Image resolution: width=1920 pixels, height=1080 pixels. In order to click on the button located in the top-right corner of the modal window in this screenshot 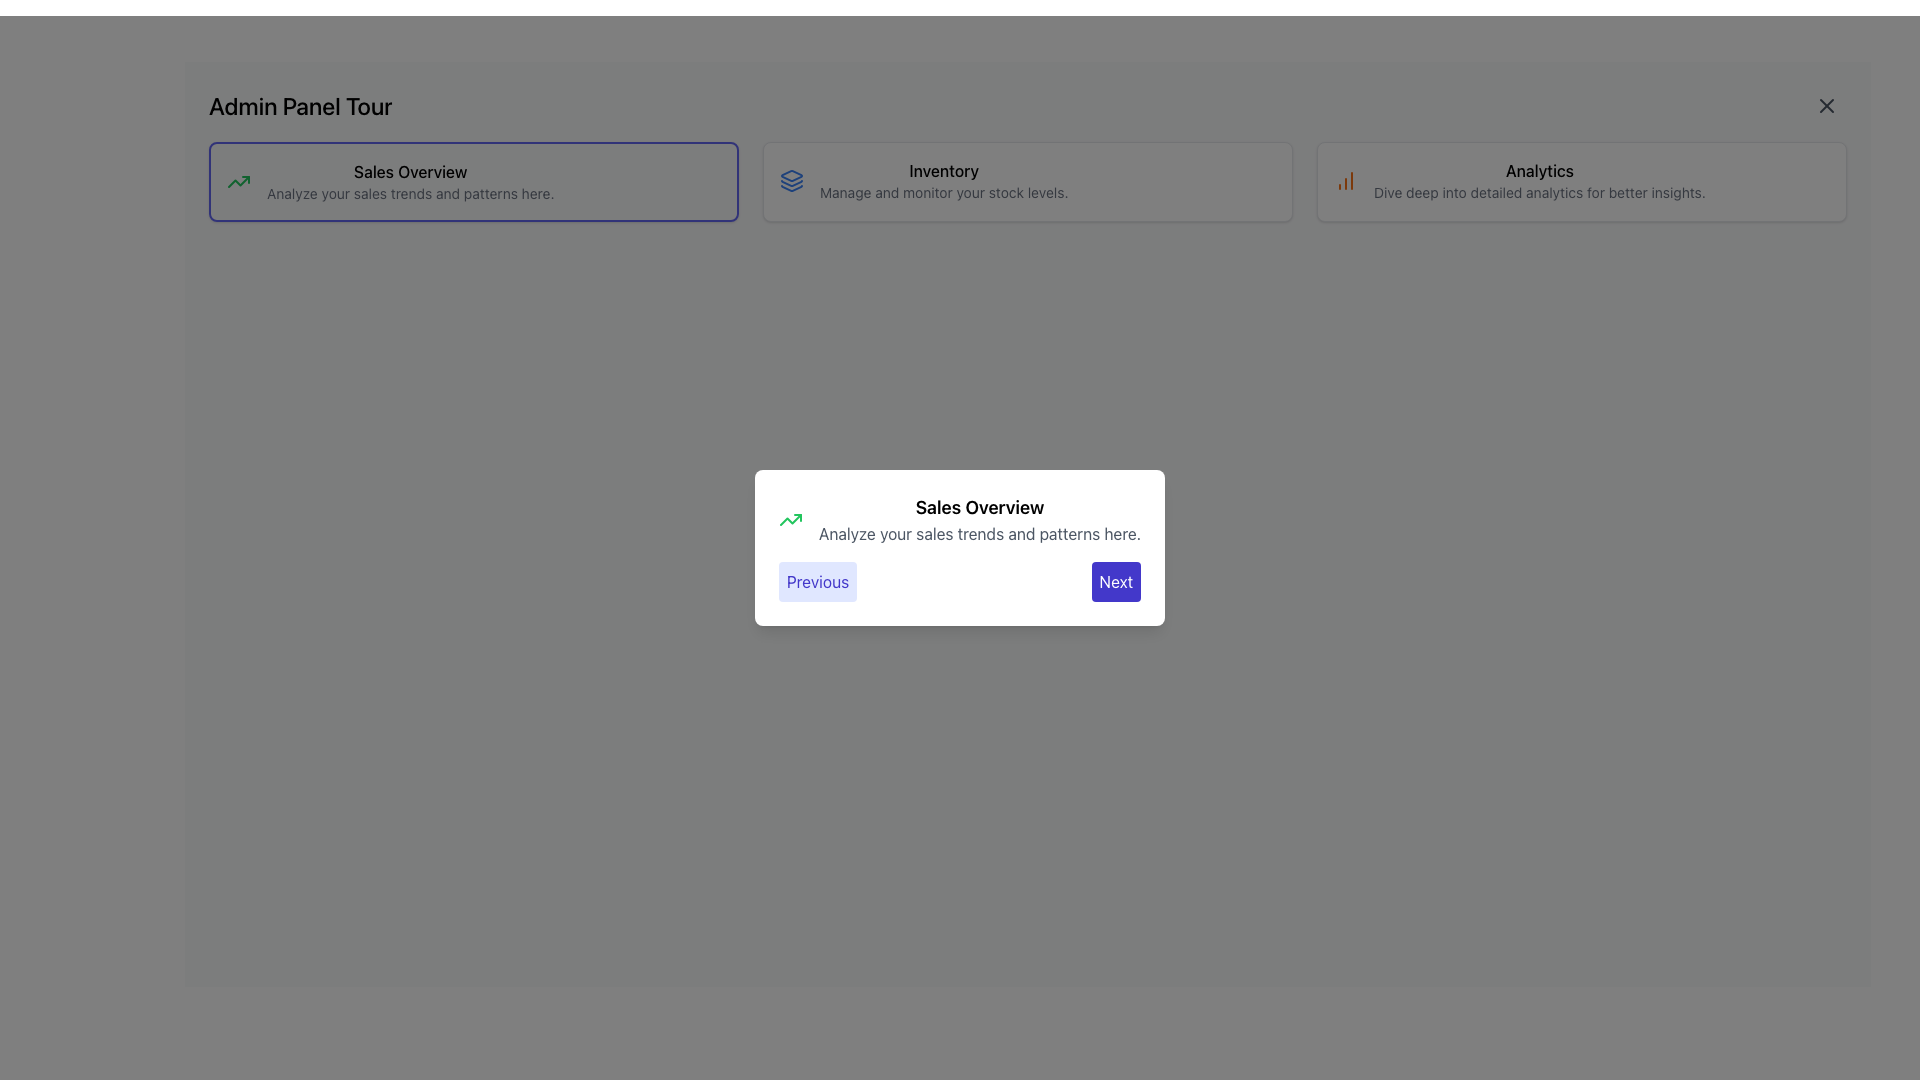, I will do `click(1827, 105)`.